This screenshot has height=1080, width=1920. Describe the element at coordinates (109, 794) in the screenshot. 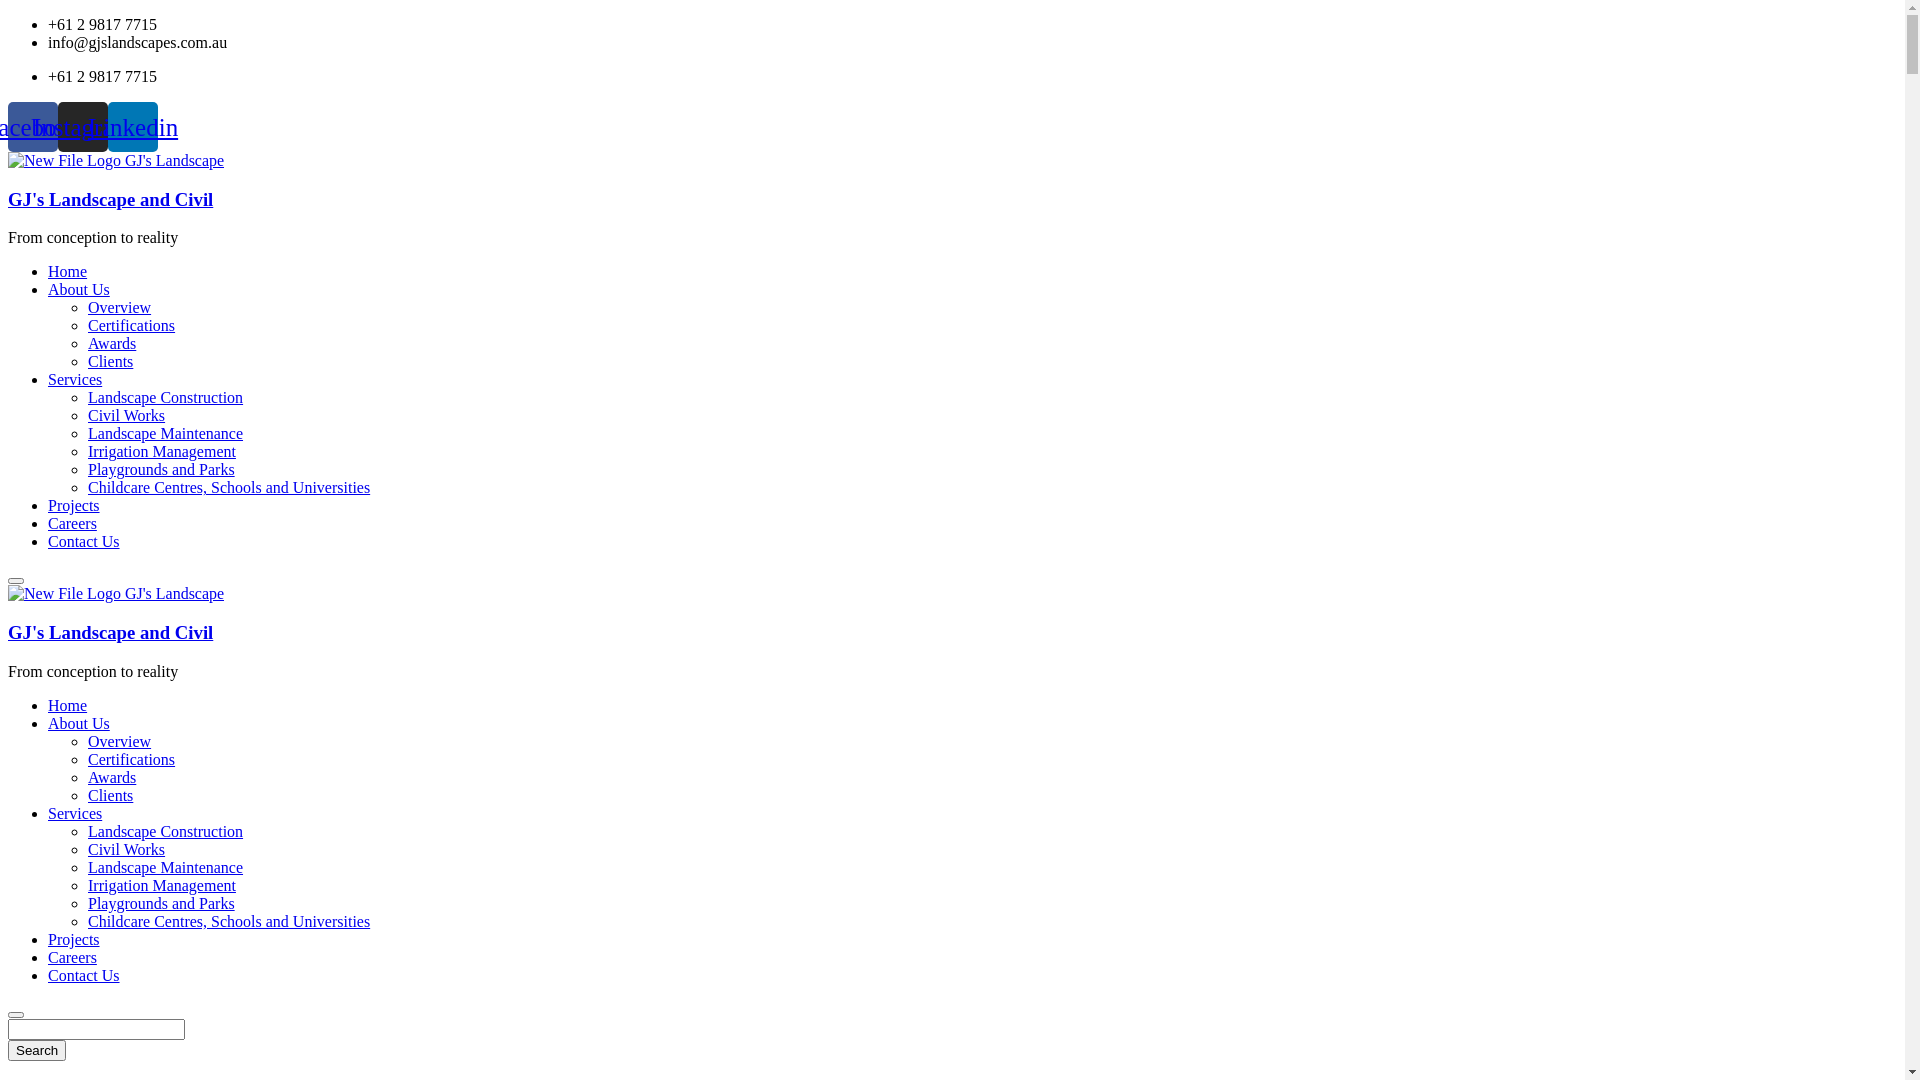

I see `'Clients'` at that location.